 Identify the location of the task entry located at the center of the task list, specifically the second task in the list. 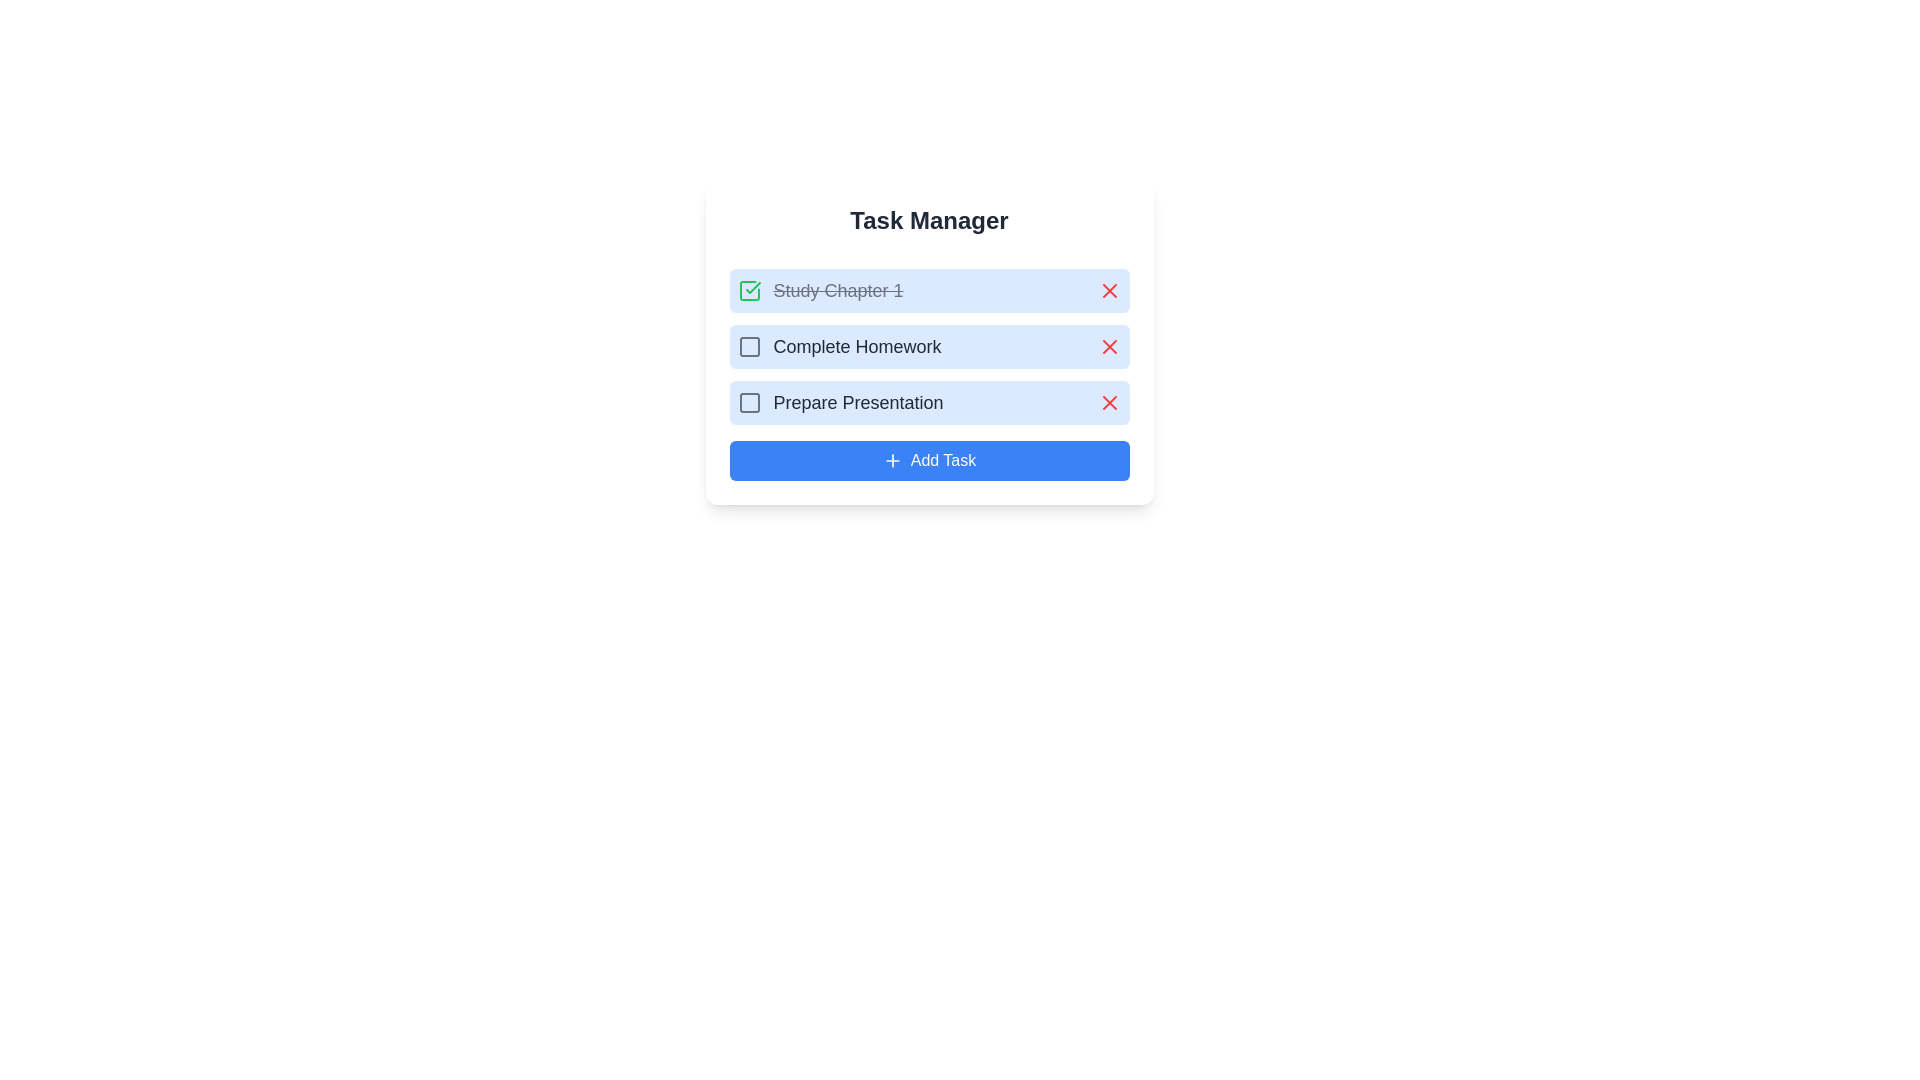
(928, 346).